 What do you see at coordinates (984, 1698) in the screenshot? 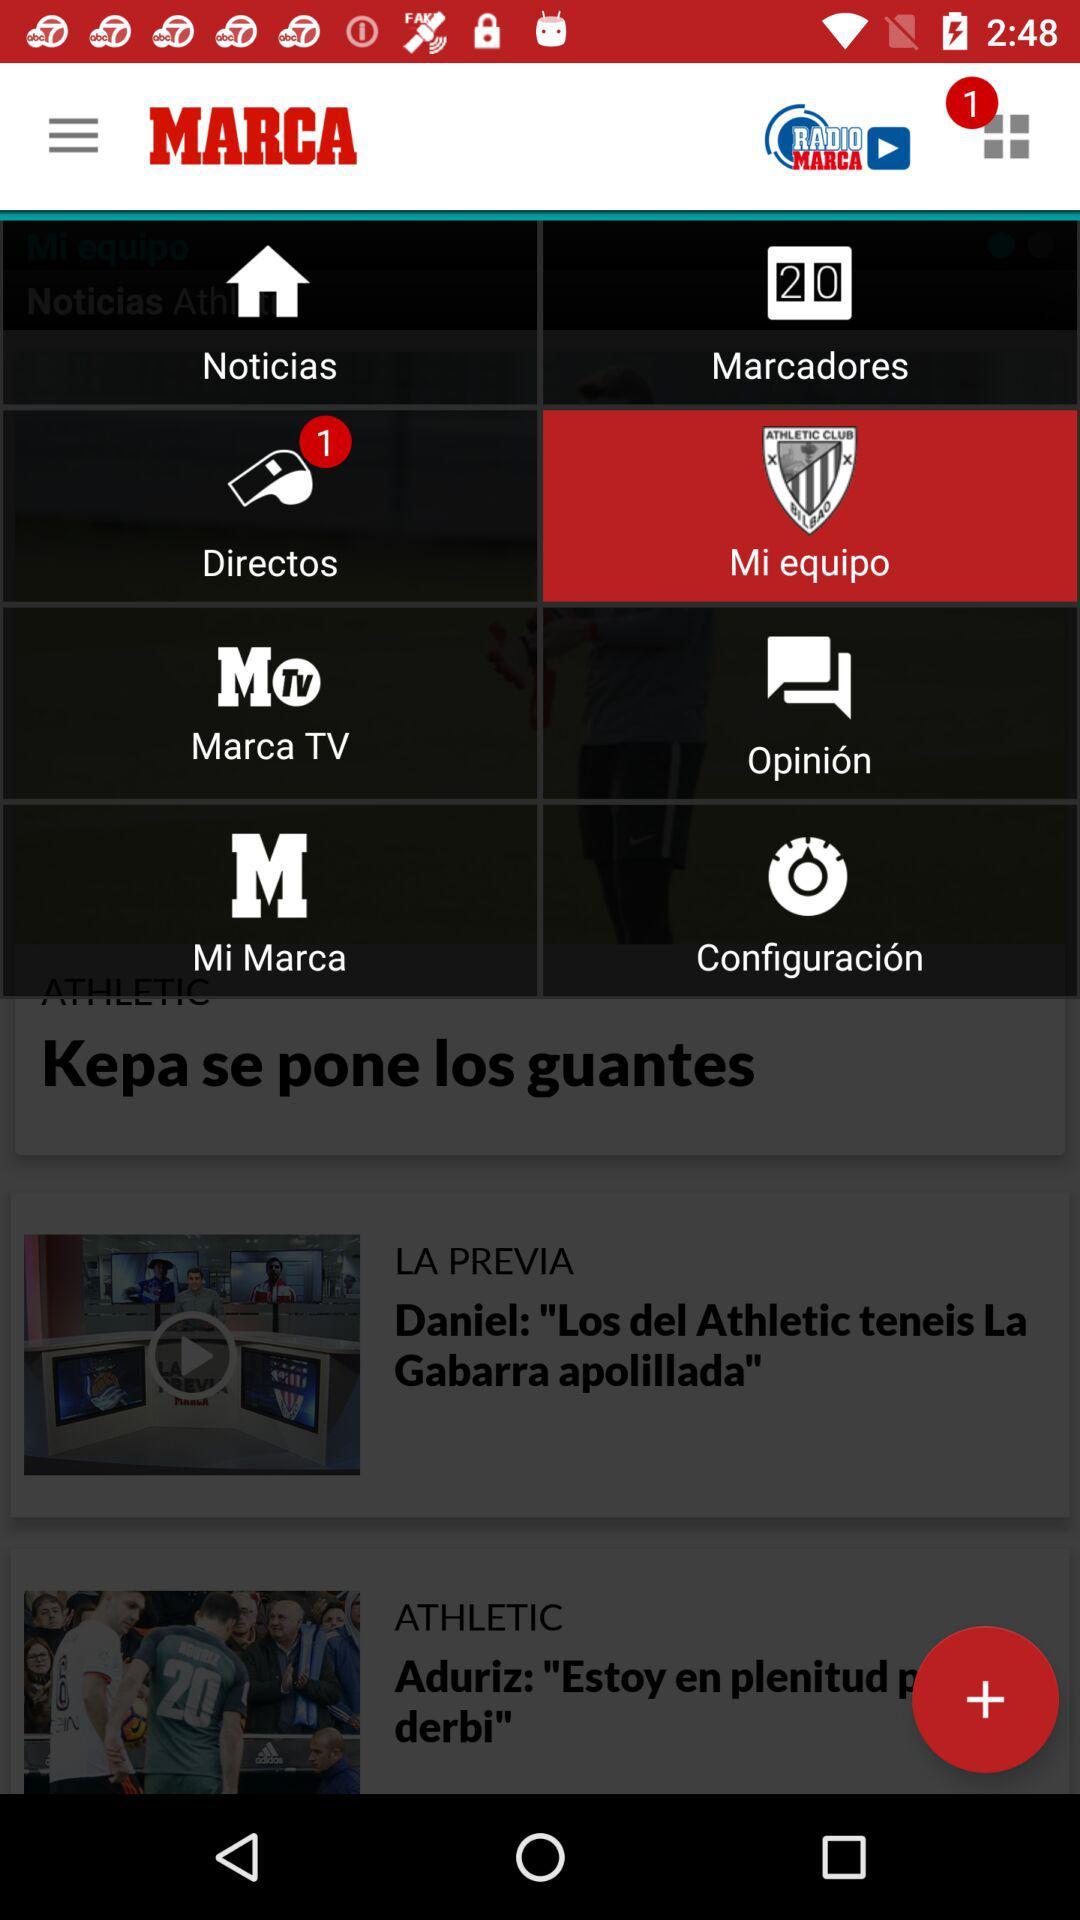
I see `the add icon` at bounding box center [984, 1698].